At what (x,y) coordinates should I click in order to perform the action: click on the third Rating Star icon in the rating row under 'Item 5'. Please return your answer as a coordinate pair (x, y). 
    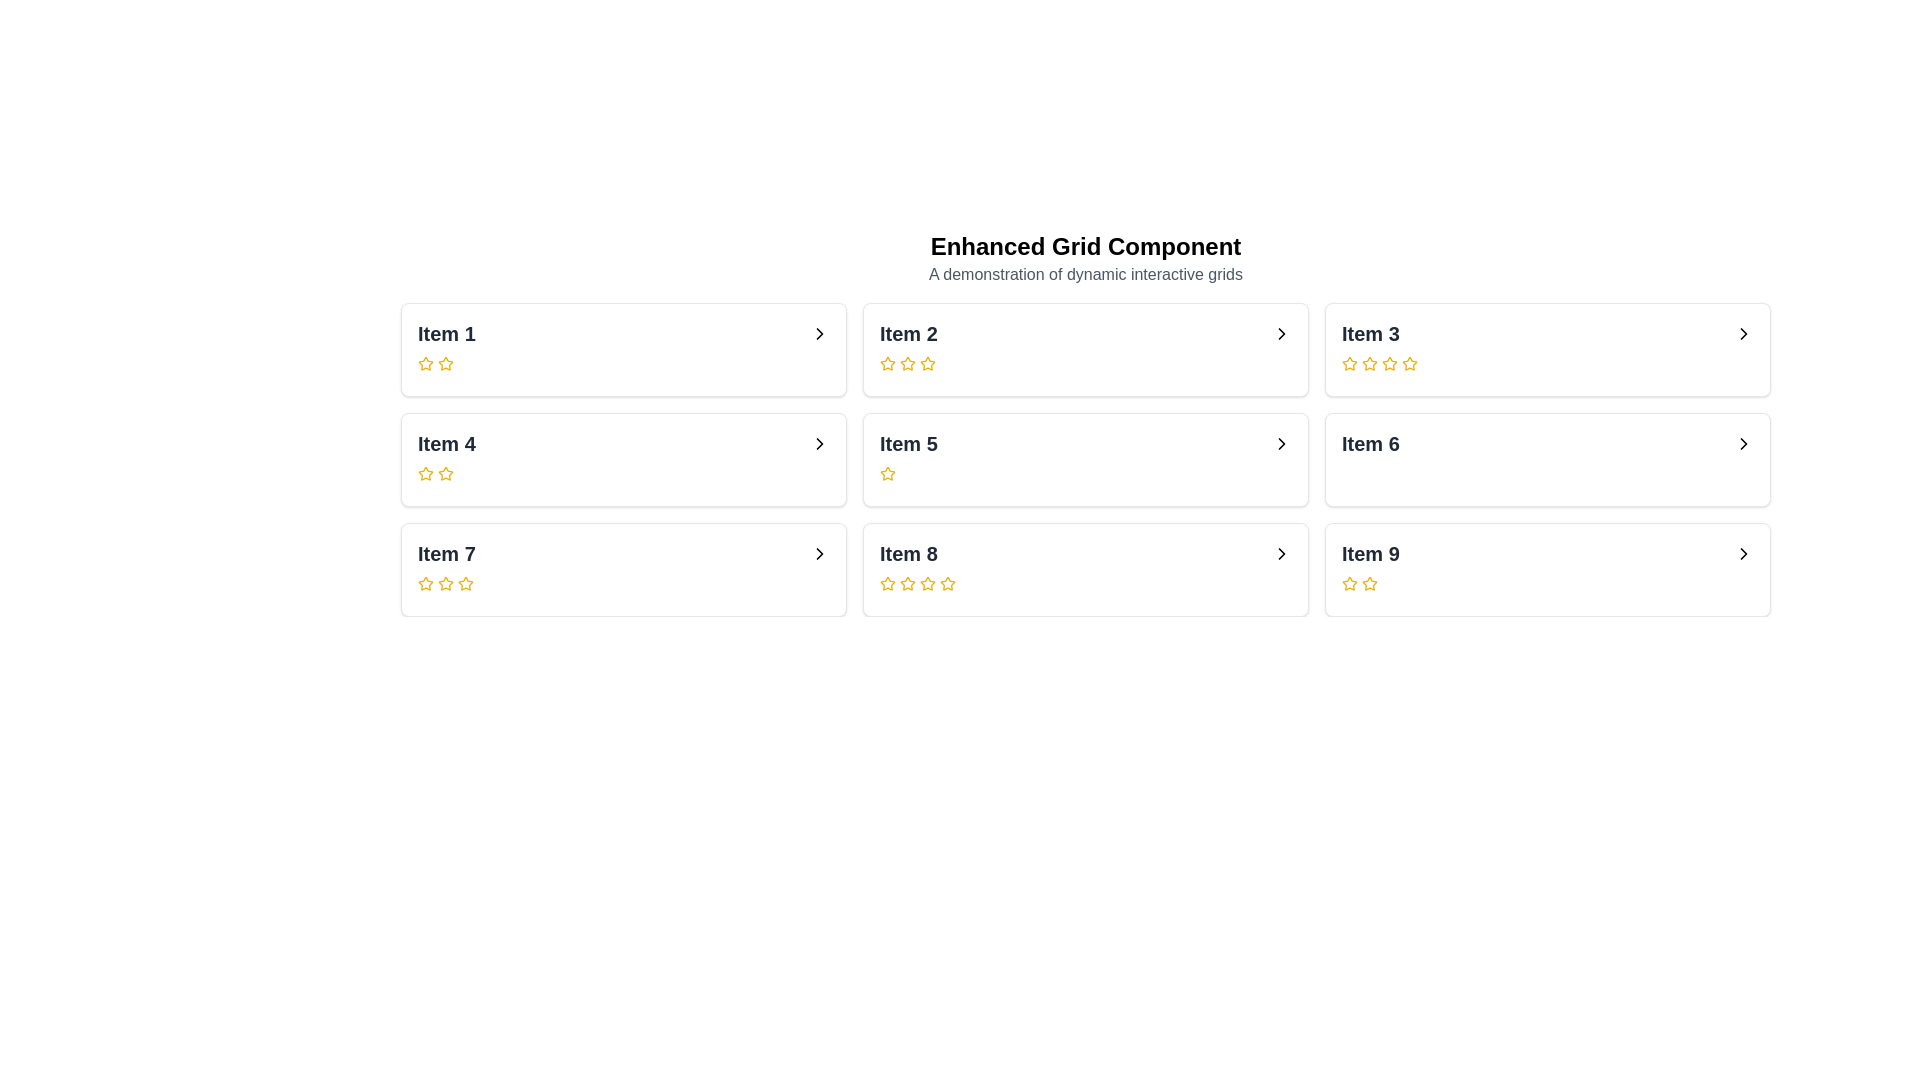
    Looking at the image, I should click on (887, 473).